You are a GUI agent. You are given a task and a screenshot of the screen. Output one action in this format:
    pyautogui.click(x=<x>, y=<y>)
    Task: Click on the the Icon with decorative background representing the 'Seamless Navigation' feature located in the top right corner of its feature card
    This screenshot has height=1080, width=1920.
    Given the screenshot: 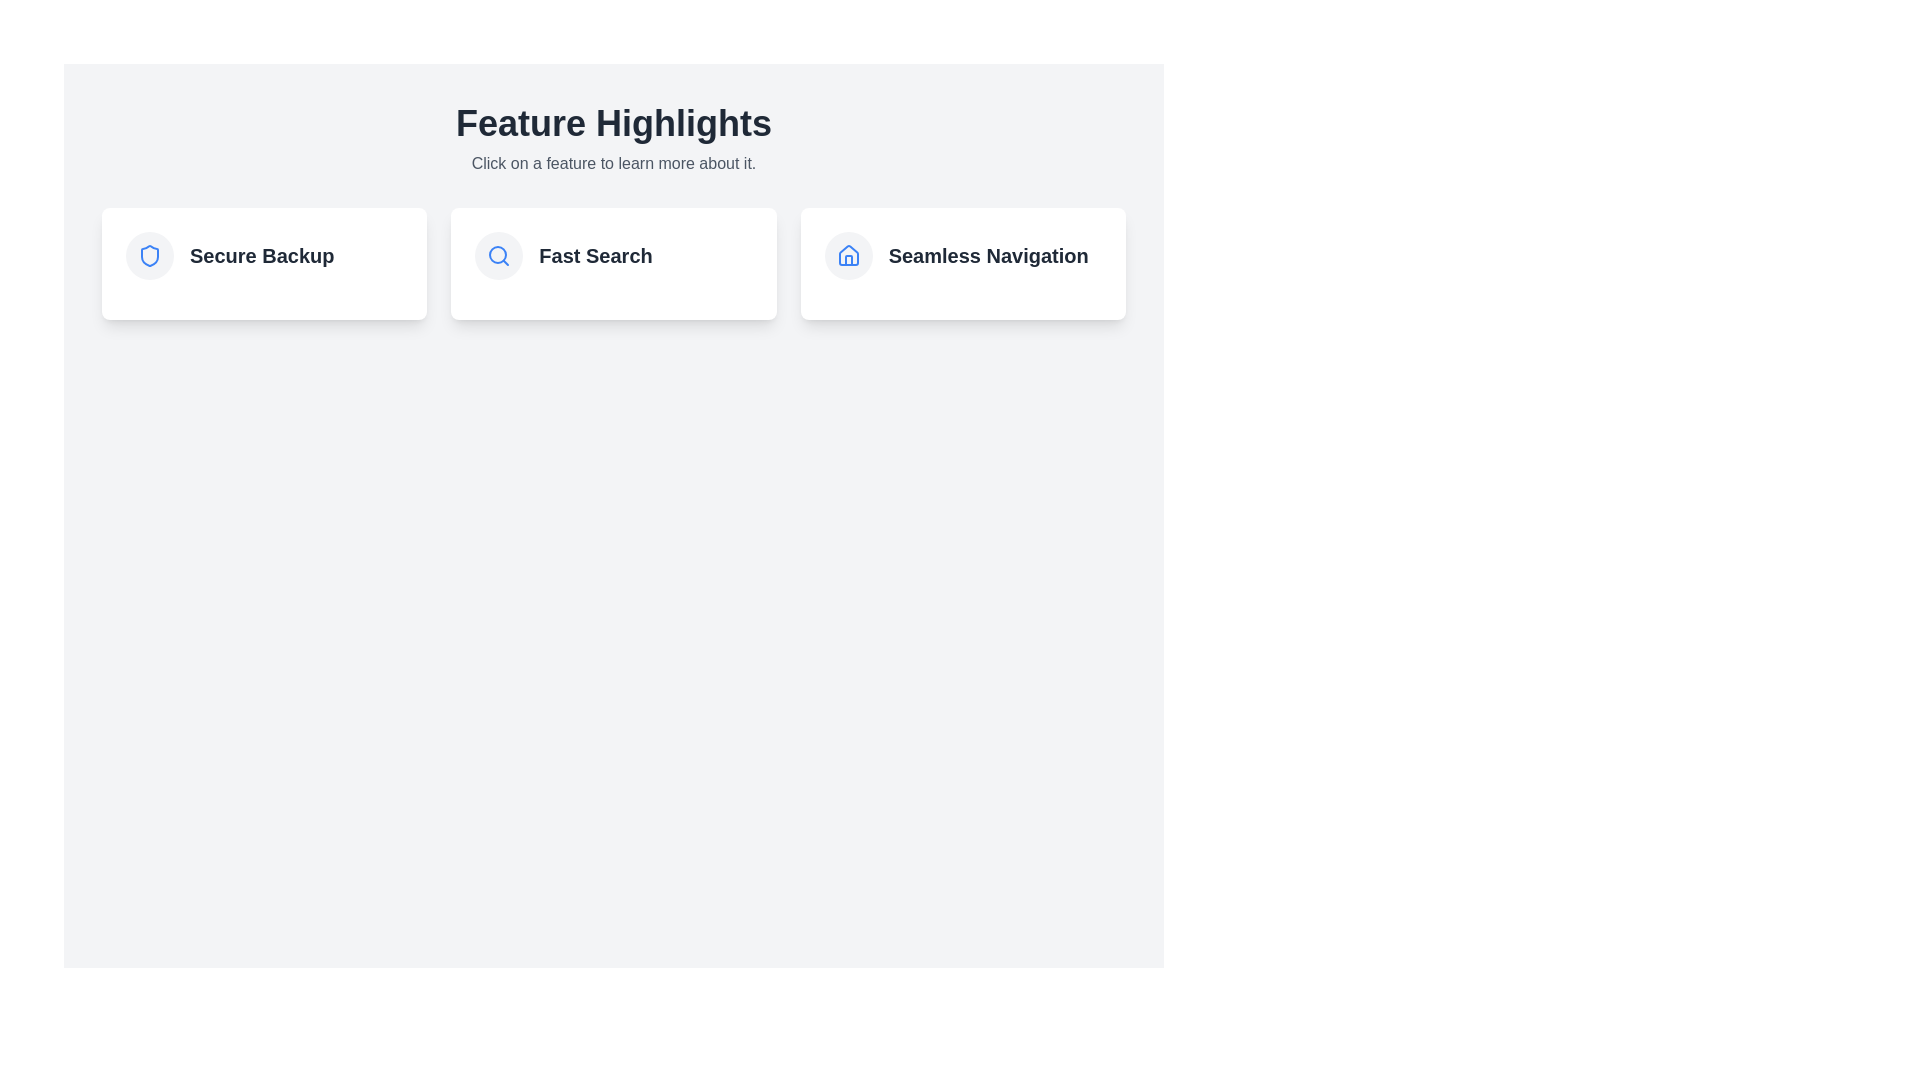 What is the action you would take?
    pyautogui.click(x=848, y=254)
    